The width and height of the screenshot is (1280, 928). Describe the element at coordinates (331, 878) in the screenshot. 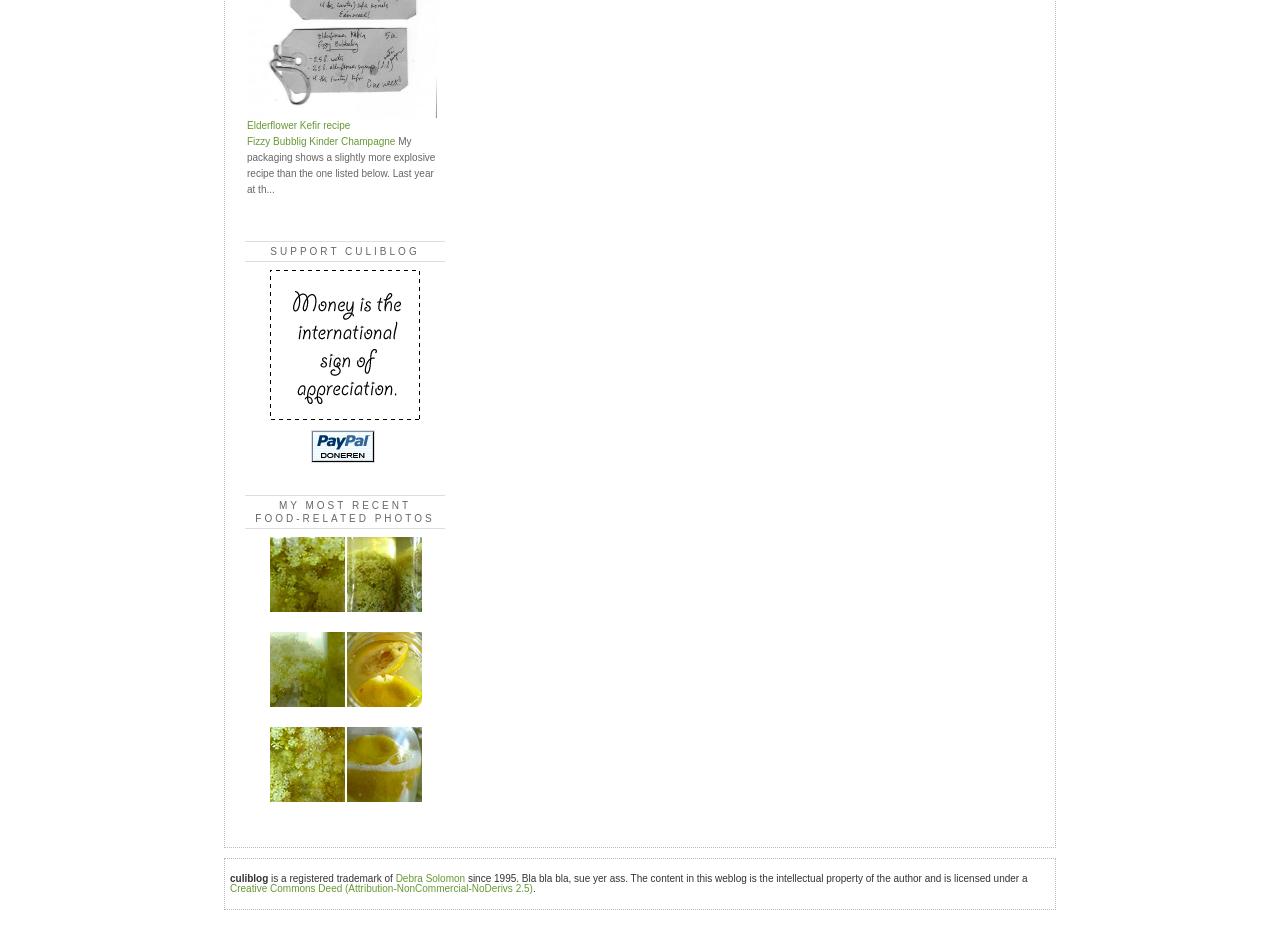

I see `'is a registered trademark of'` at that location.